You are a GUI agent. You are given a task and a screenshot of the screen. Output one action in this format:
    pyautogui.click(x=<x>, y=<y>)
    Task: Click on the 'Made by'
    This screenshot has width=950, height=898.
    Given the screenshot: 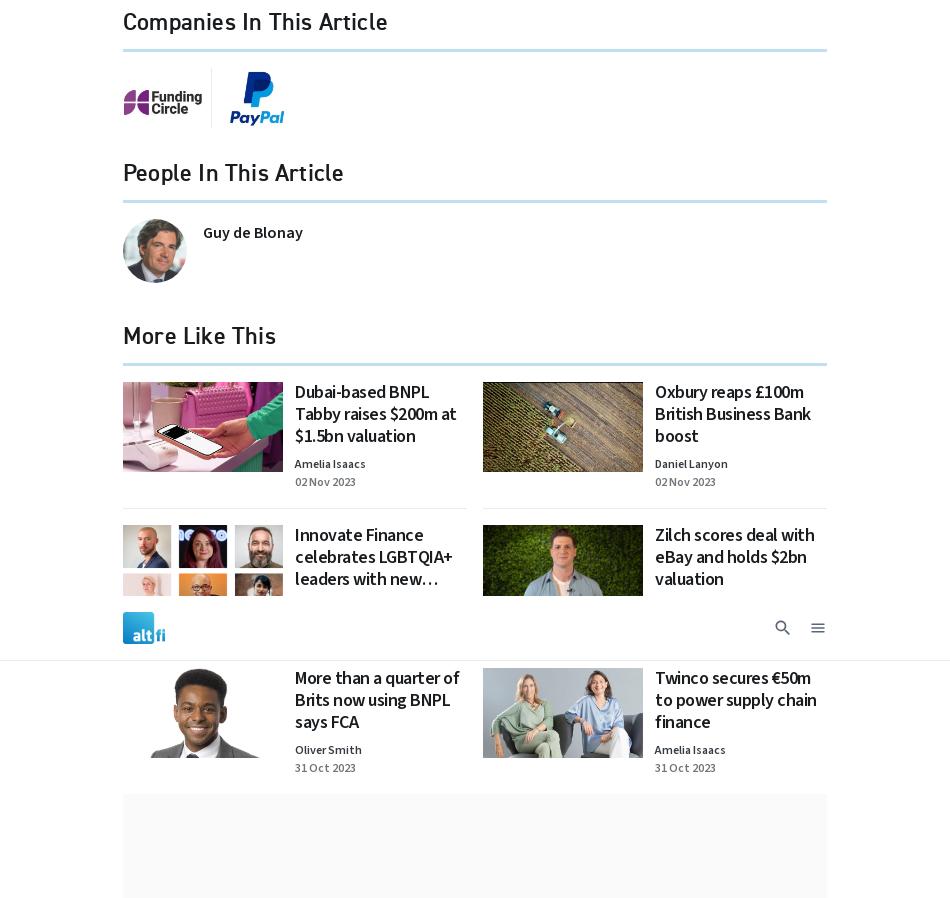 What is the action you would take?
    pyautogui.click(x=713, y=243)
    